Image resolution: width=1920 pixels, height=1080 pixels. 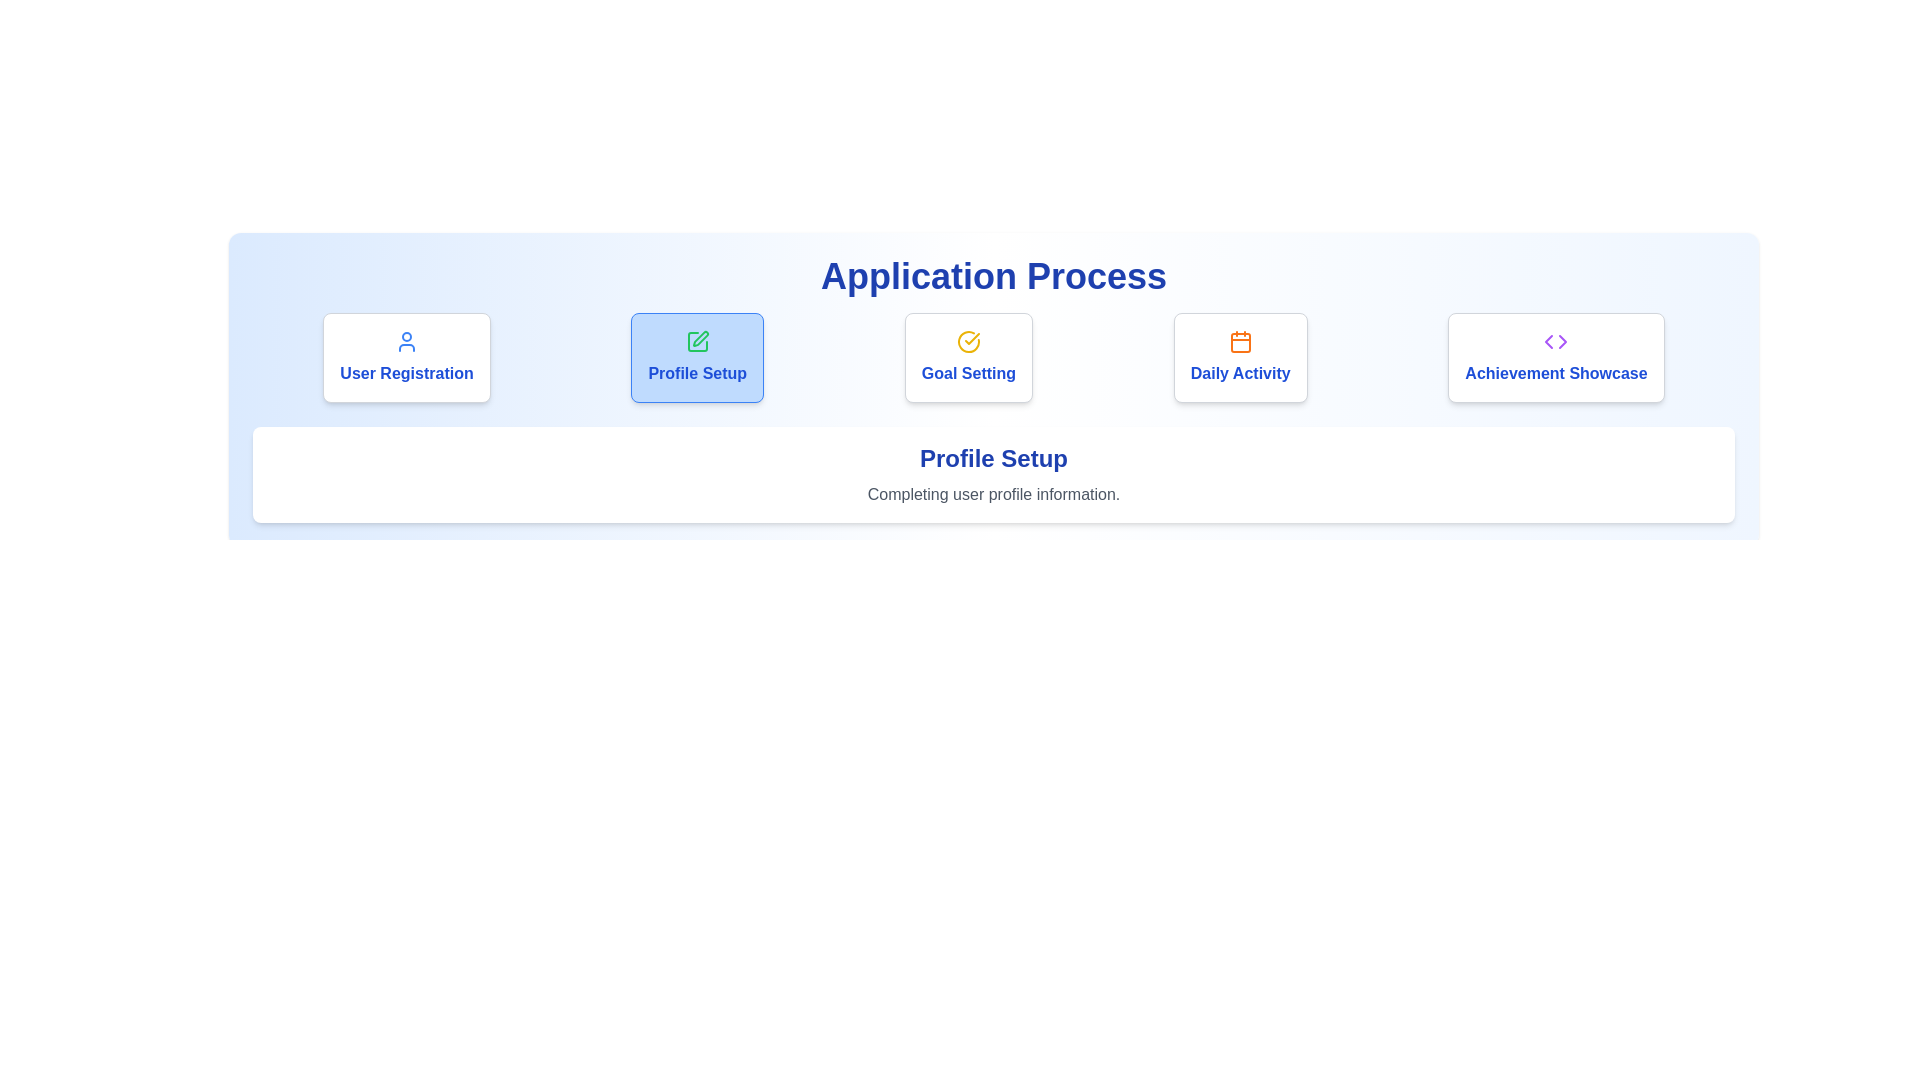 I want to click on the graphical icon representing a checkmark within a circle, which serves as a completion indicator for the 'Goal Setting' section of the application, so click(x=969, y=341).